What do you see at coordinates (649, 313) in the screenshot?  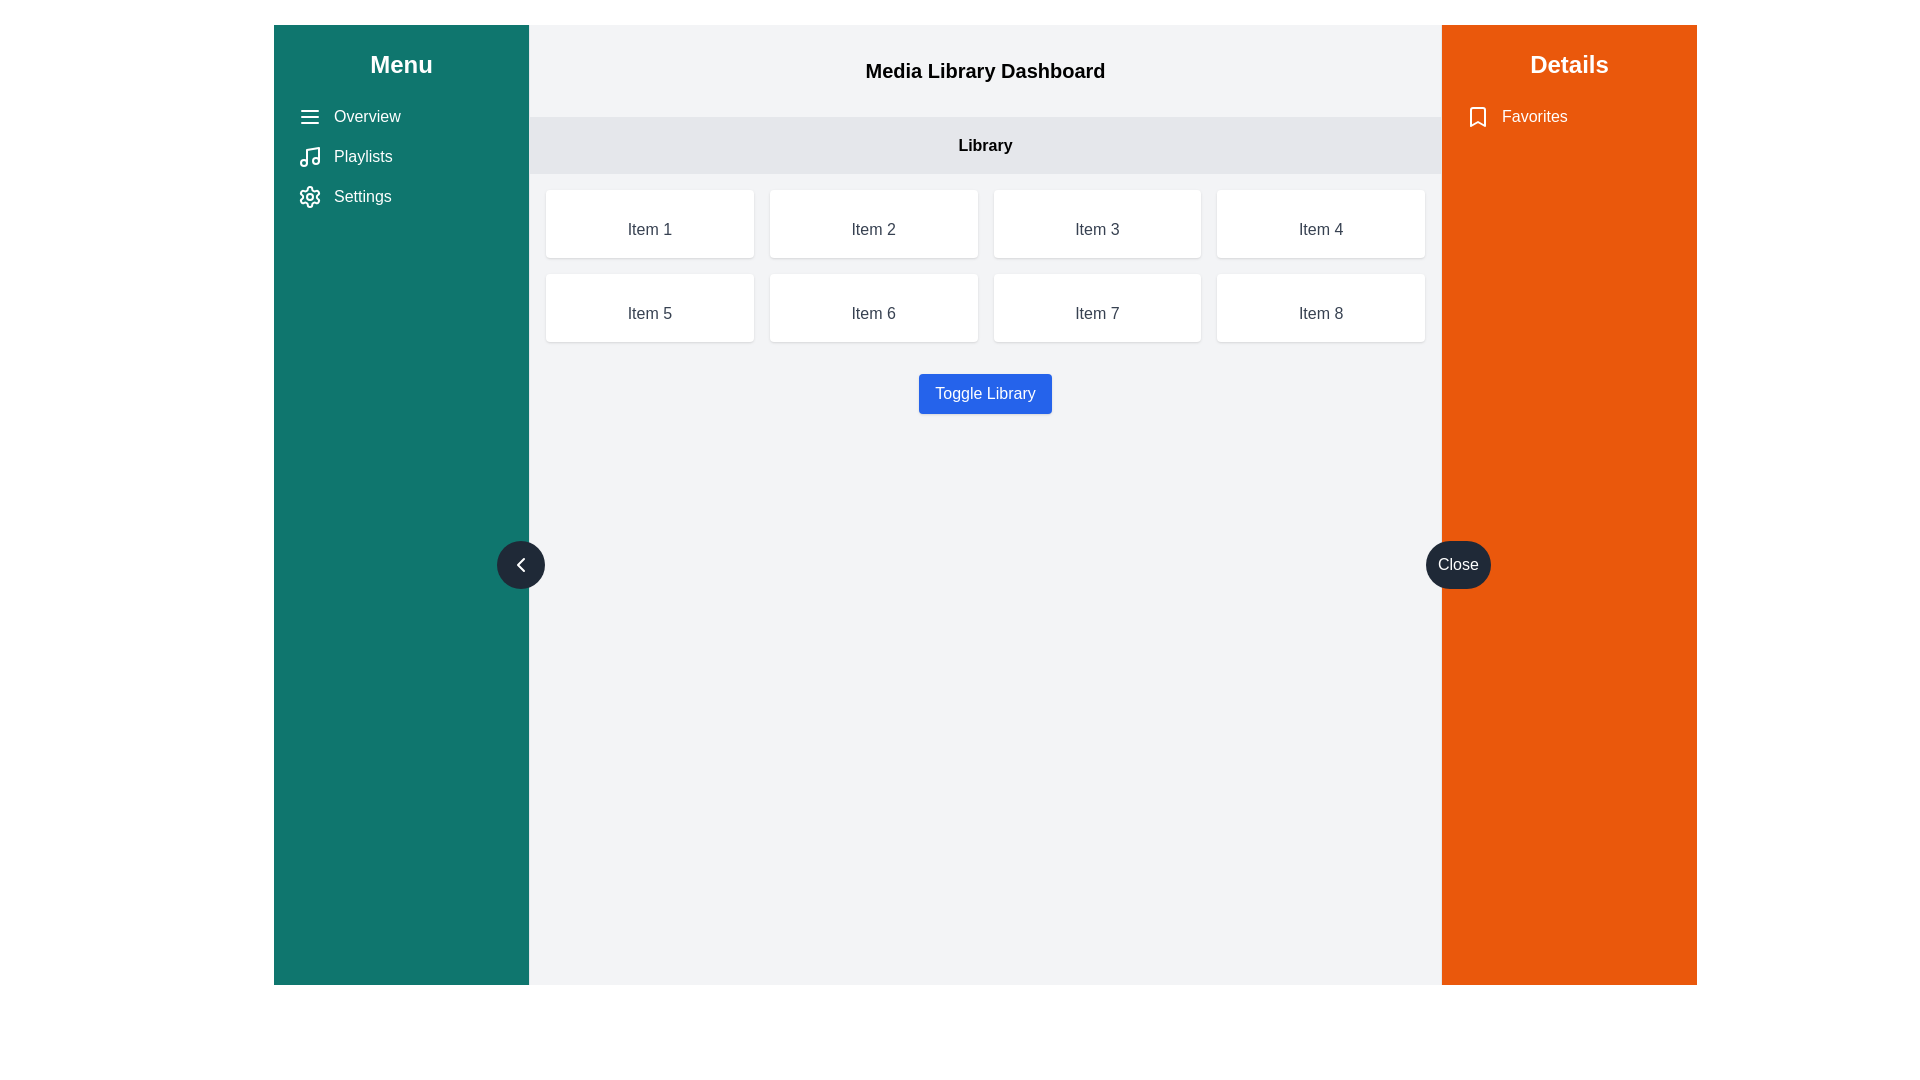 I see `the Text element that serves as a label, located underneath the gray placeholder area and under the 'Item 1' label in the second row, first column` at bounding box center [649, 313].